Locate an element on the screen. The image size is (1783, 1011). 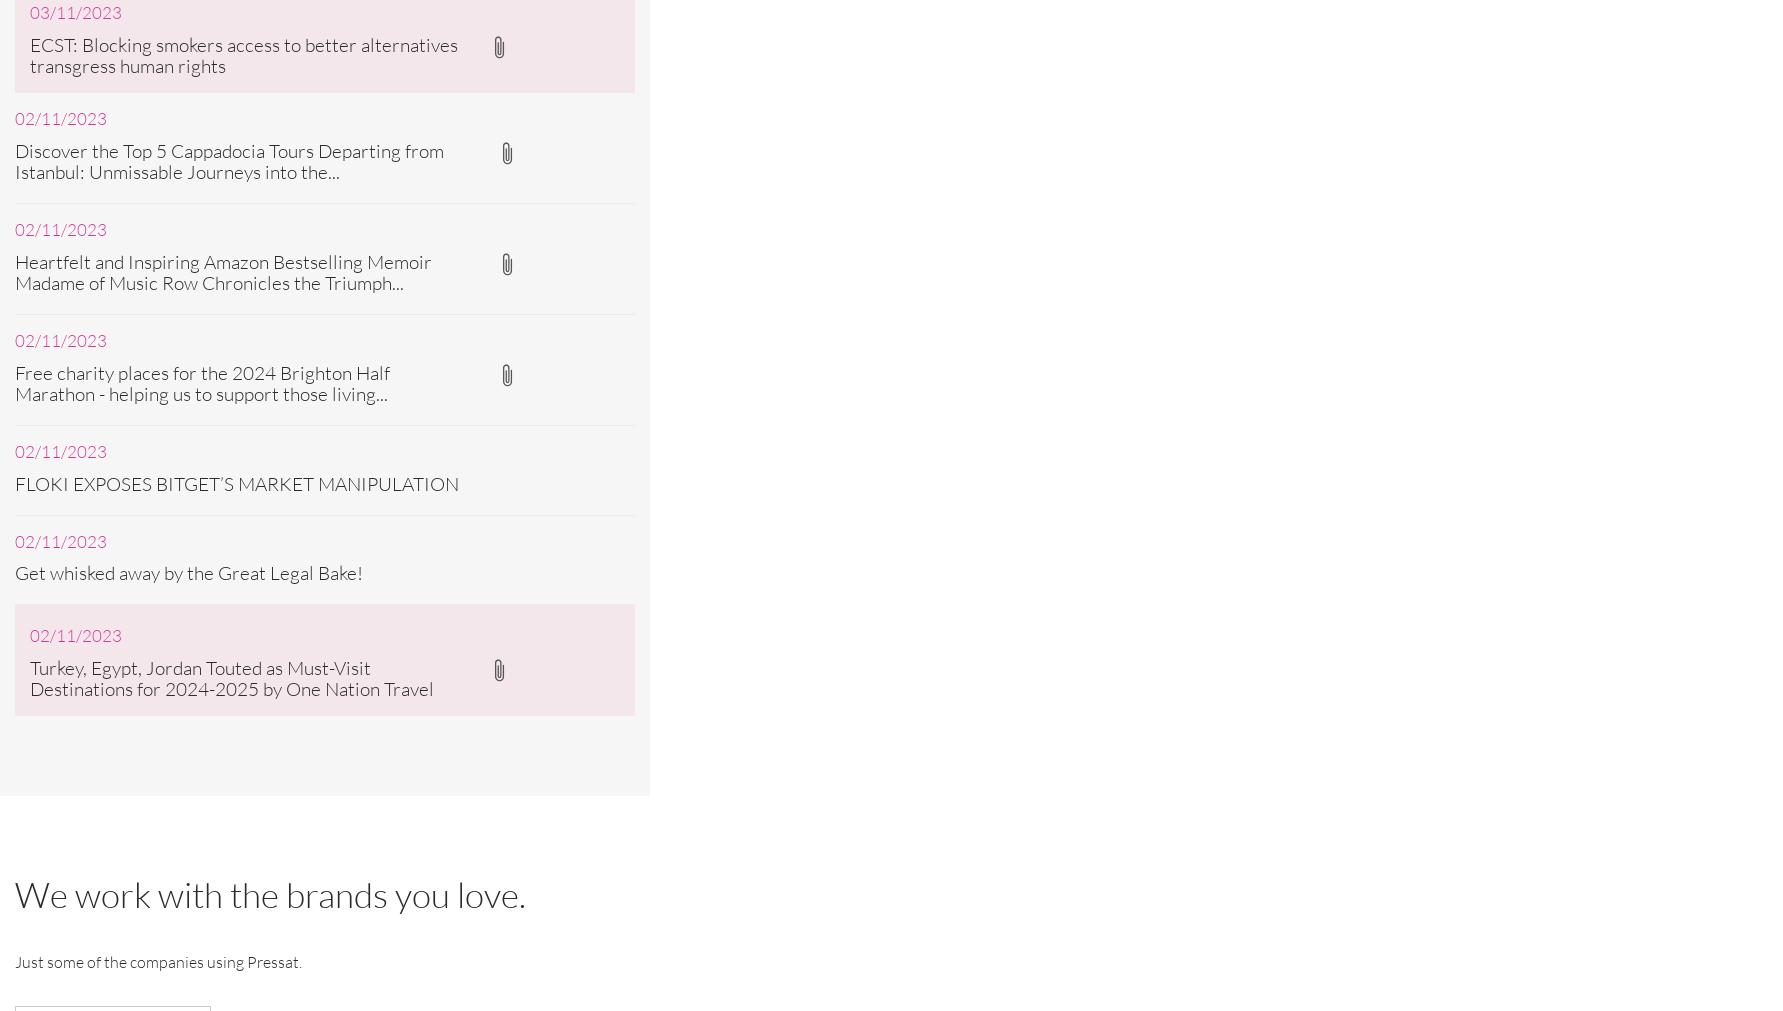
'Just some of the companies using Pressat.' is located at coordinates (157, 961).